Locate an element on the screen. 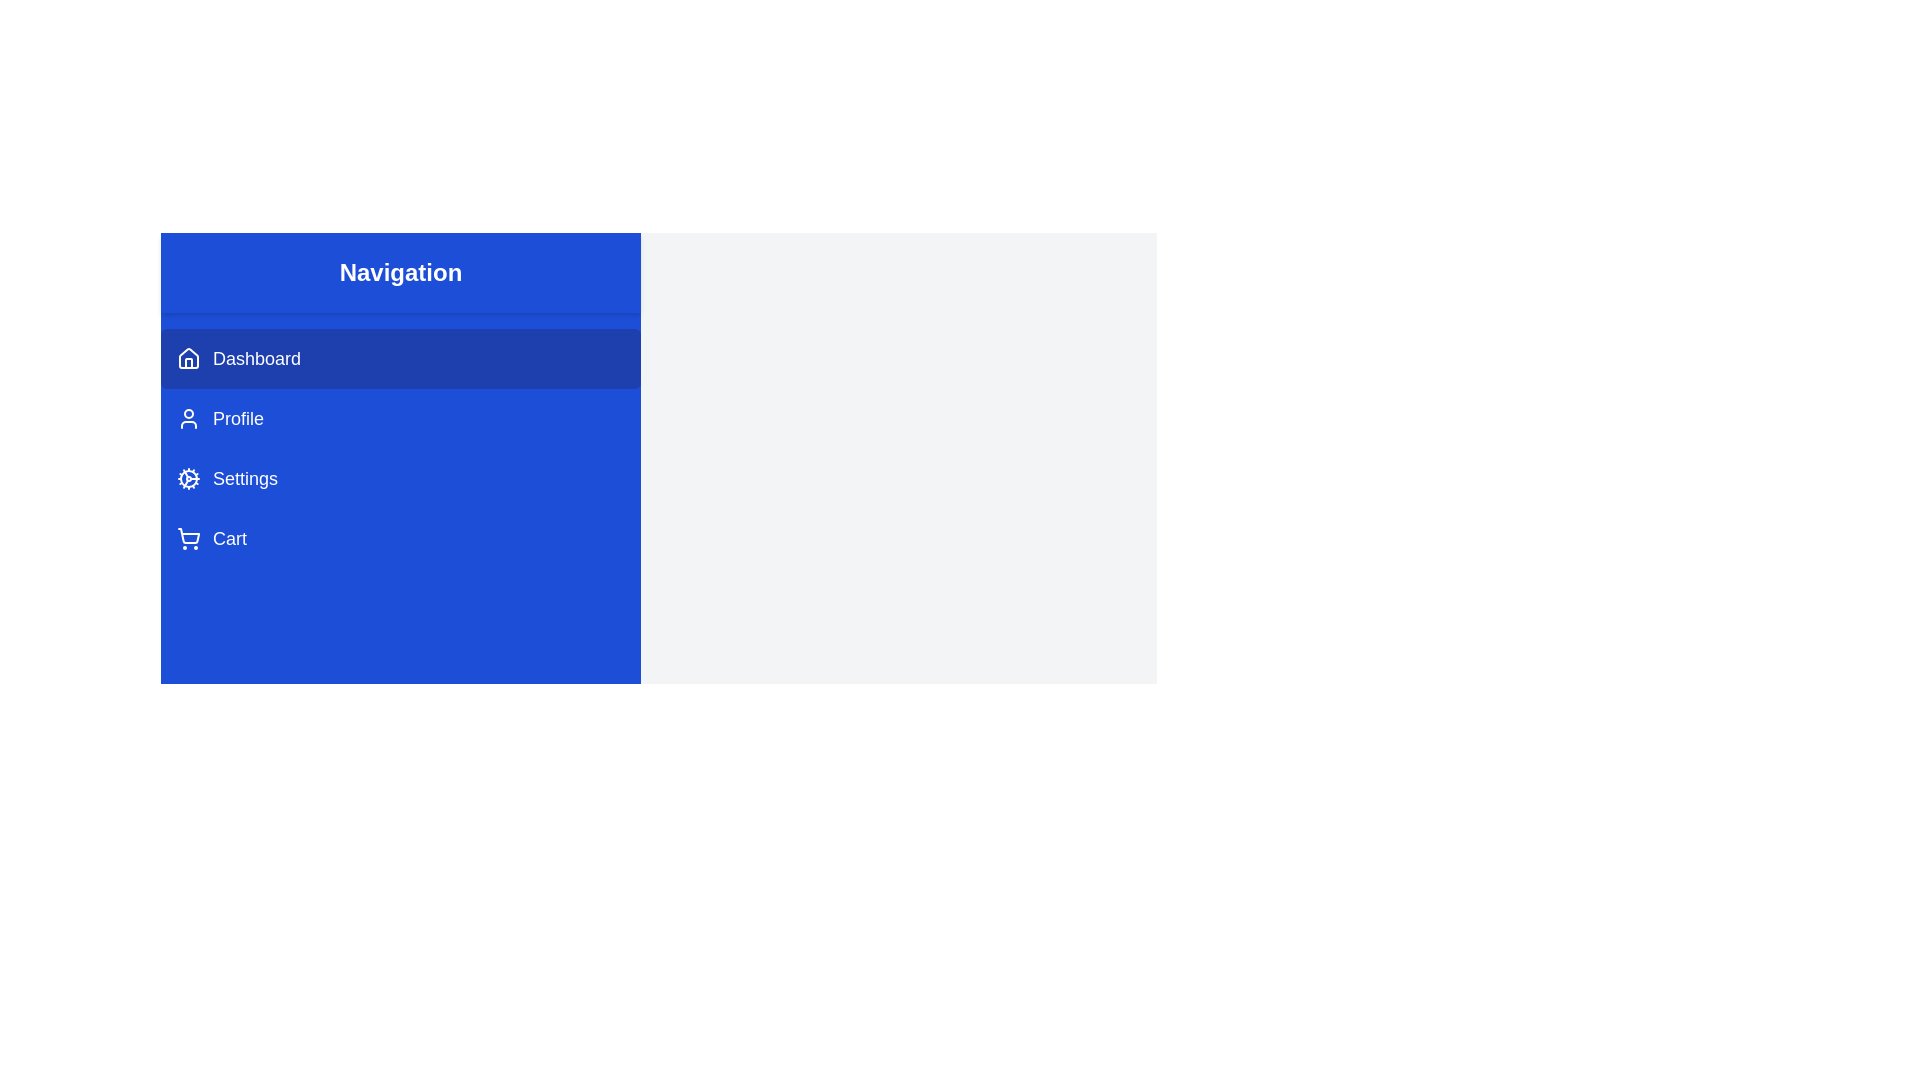 This screenshot has height=1080, width=1920. an item in the vertical navigation menu located beneath the 'Navigation' header is located at coordinates (400, 447).